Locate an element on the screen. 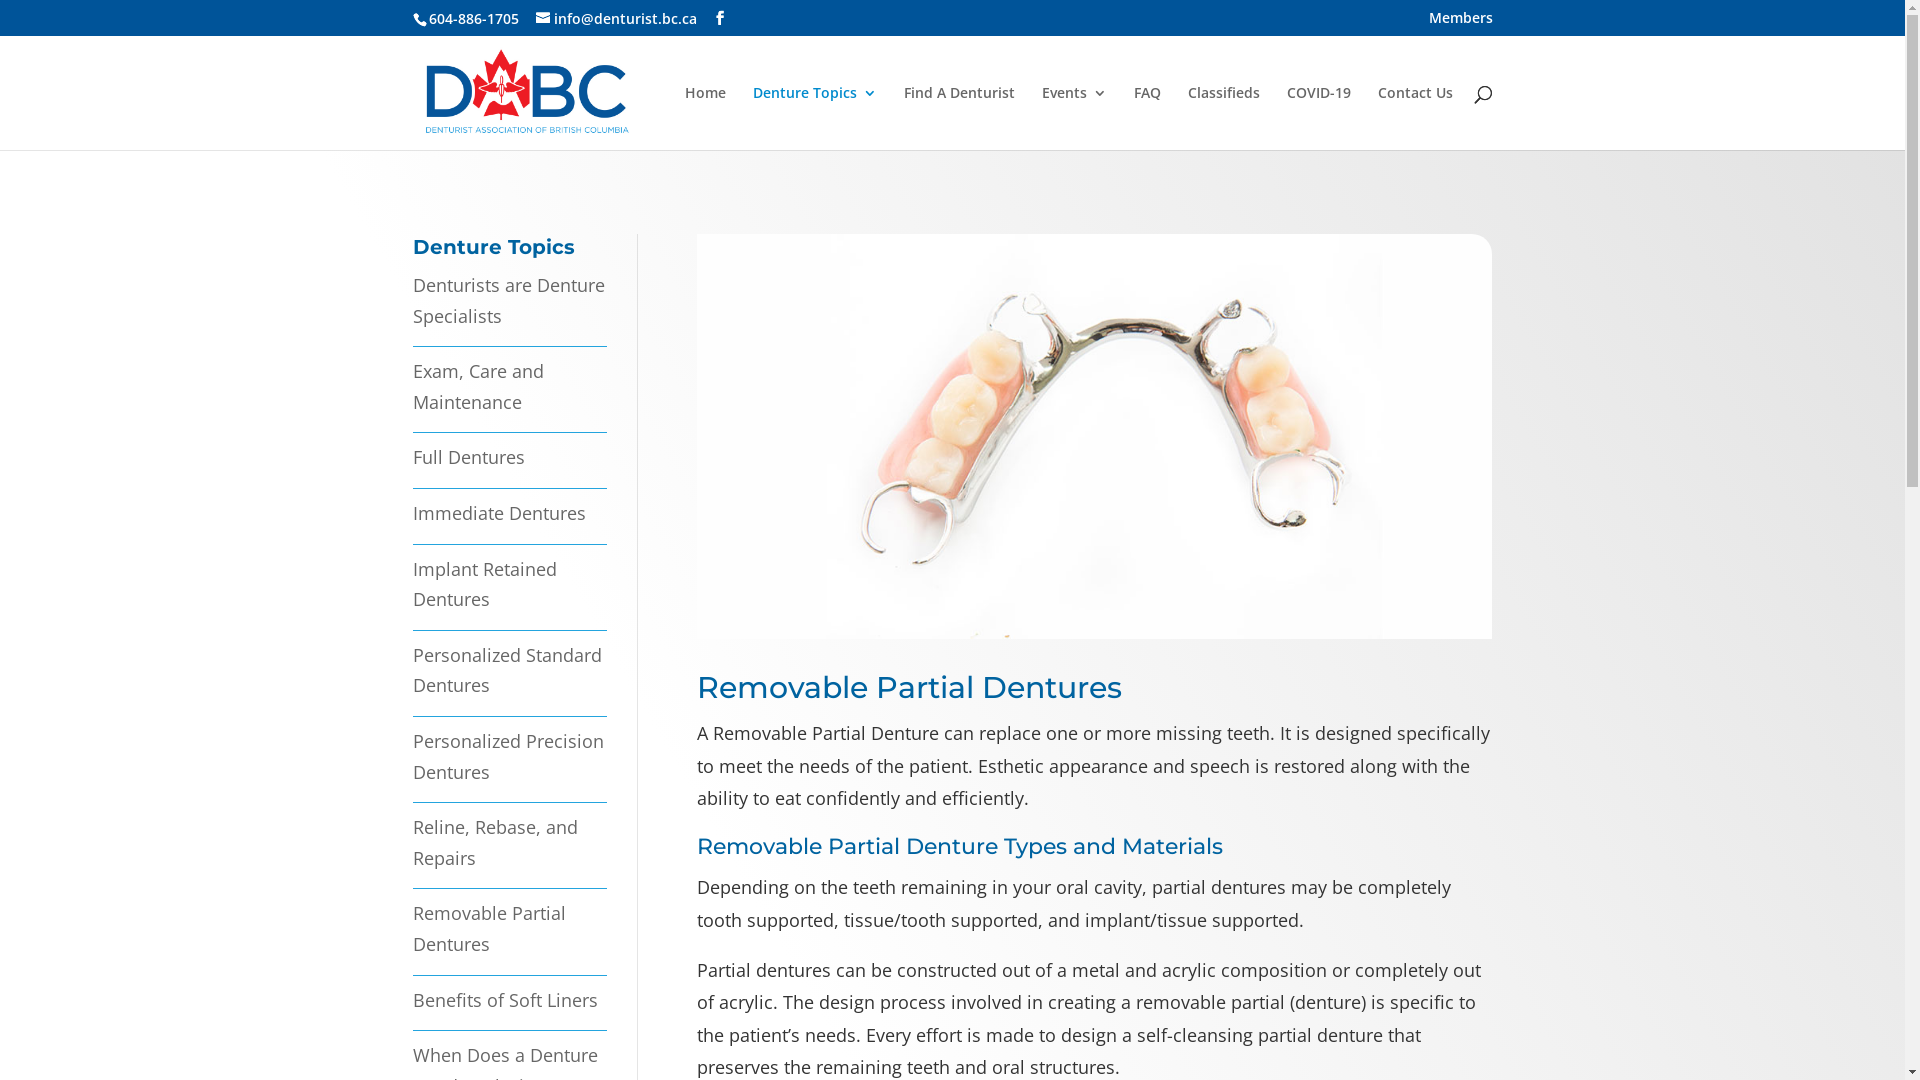  'Immediate Dentures' is located at coordinates (498, 512).